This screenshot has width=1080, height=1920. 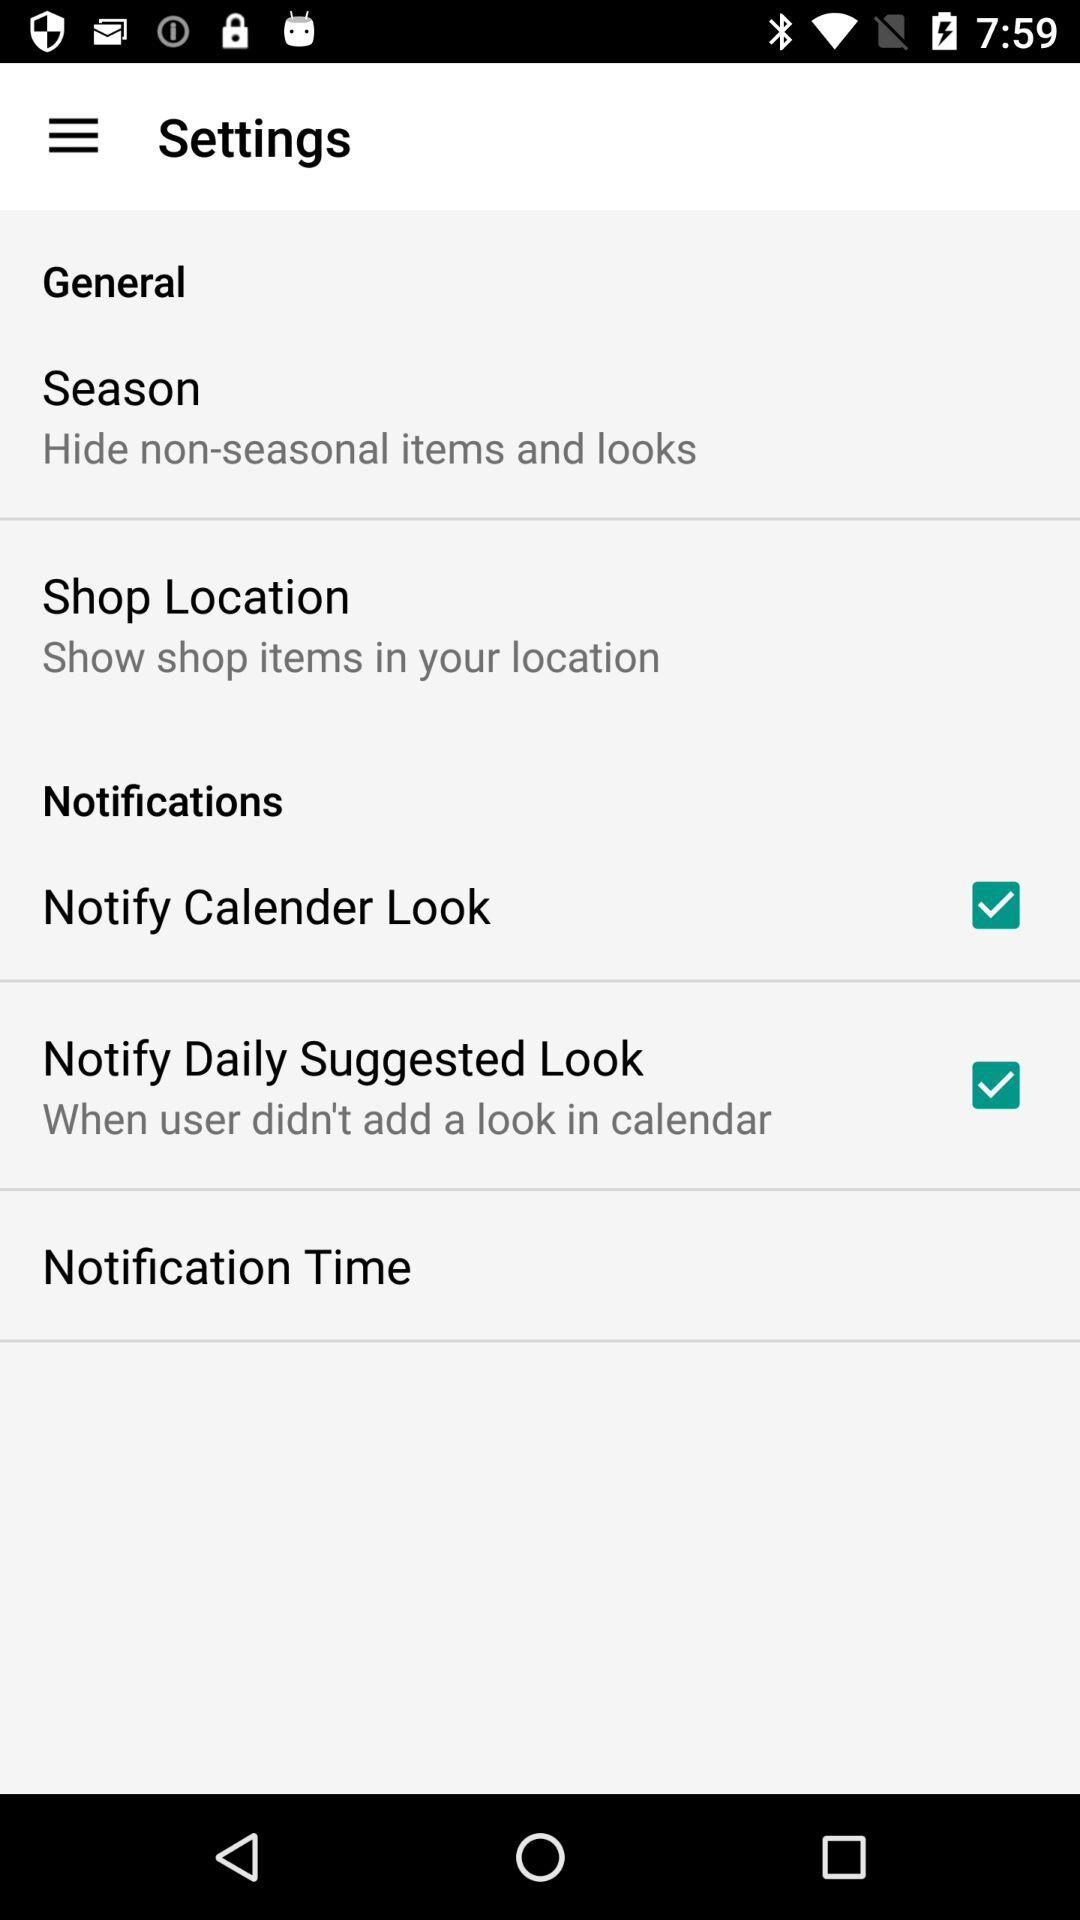 I want to click on item to the left of settings item, so click(x=72, y=135).